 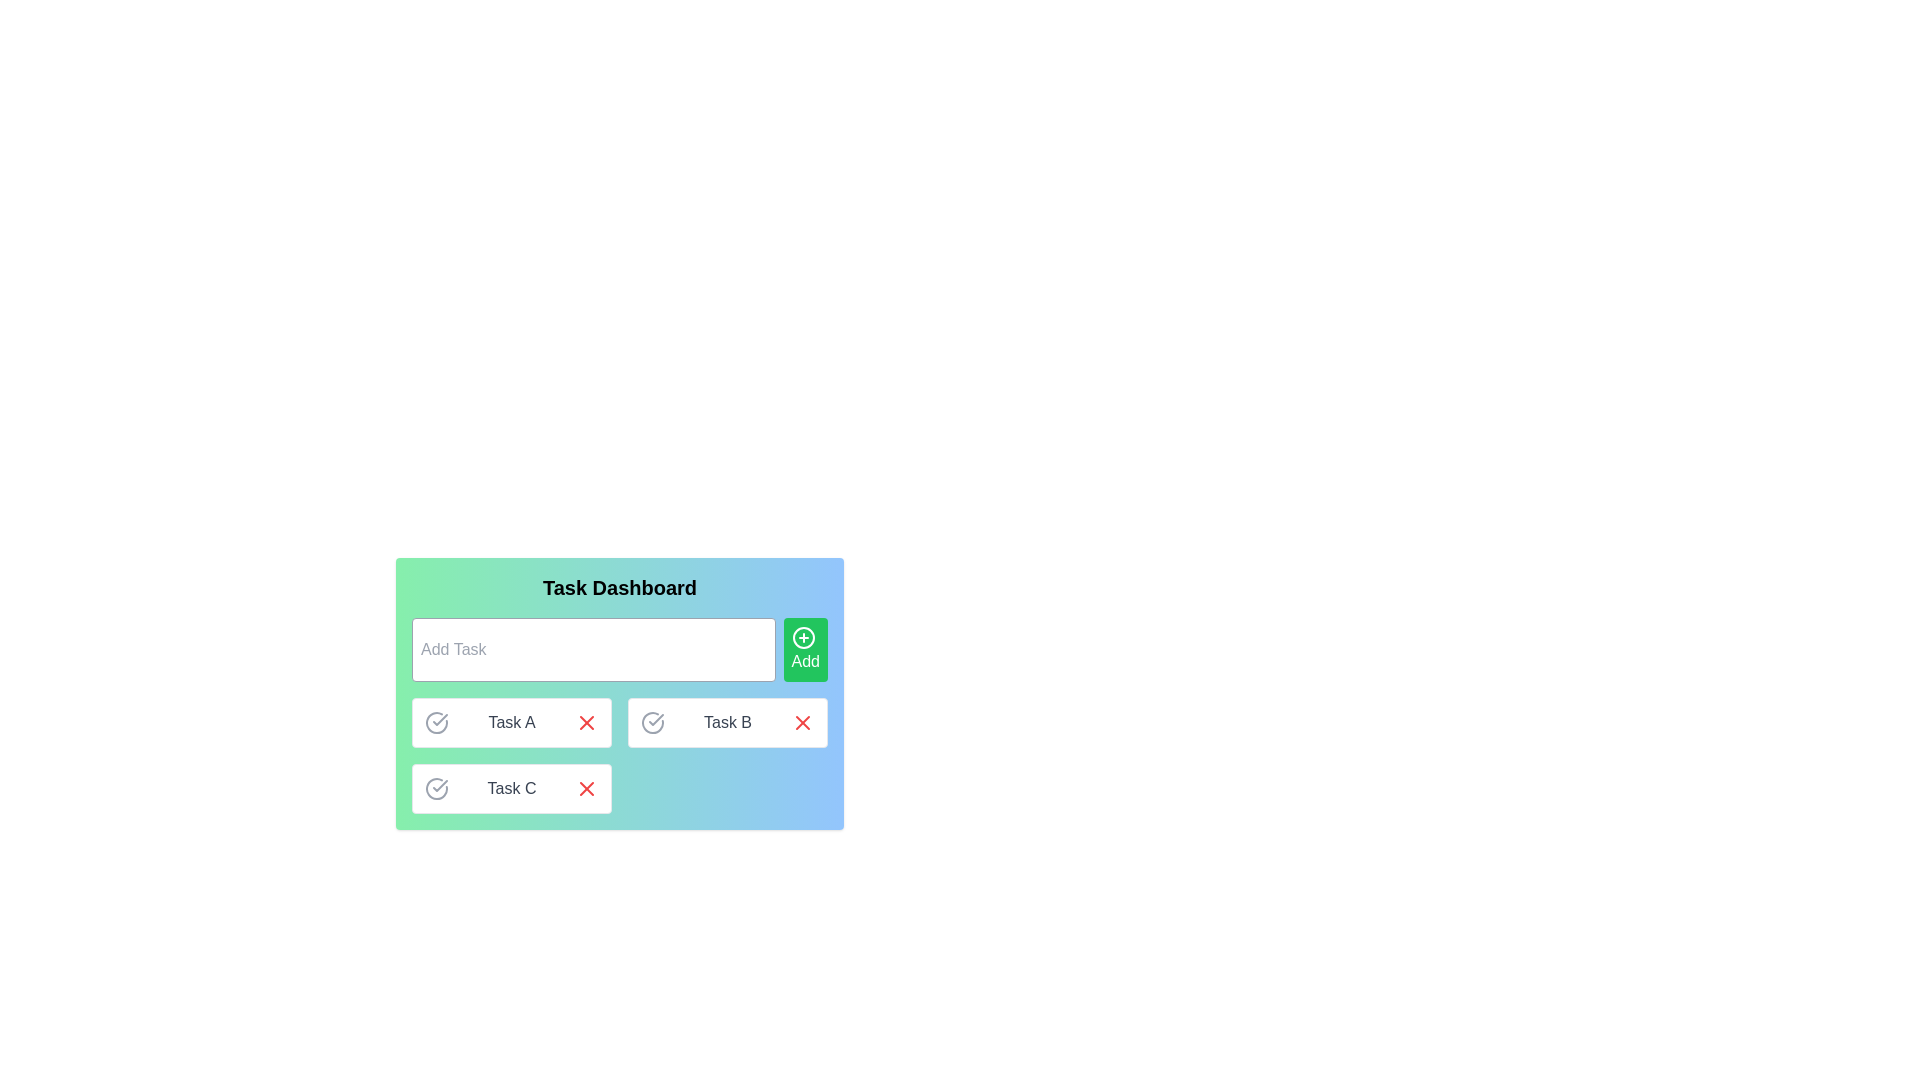 I want to click on the circular gray icon button with a check mark inside, located to the left of the label 'Task C' in the third row under the 'Task Dashboard', so click(x=435, y=788).